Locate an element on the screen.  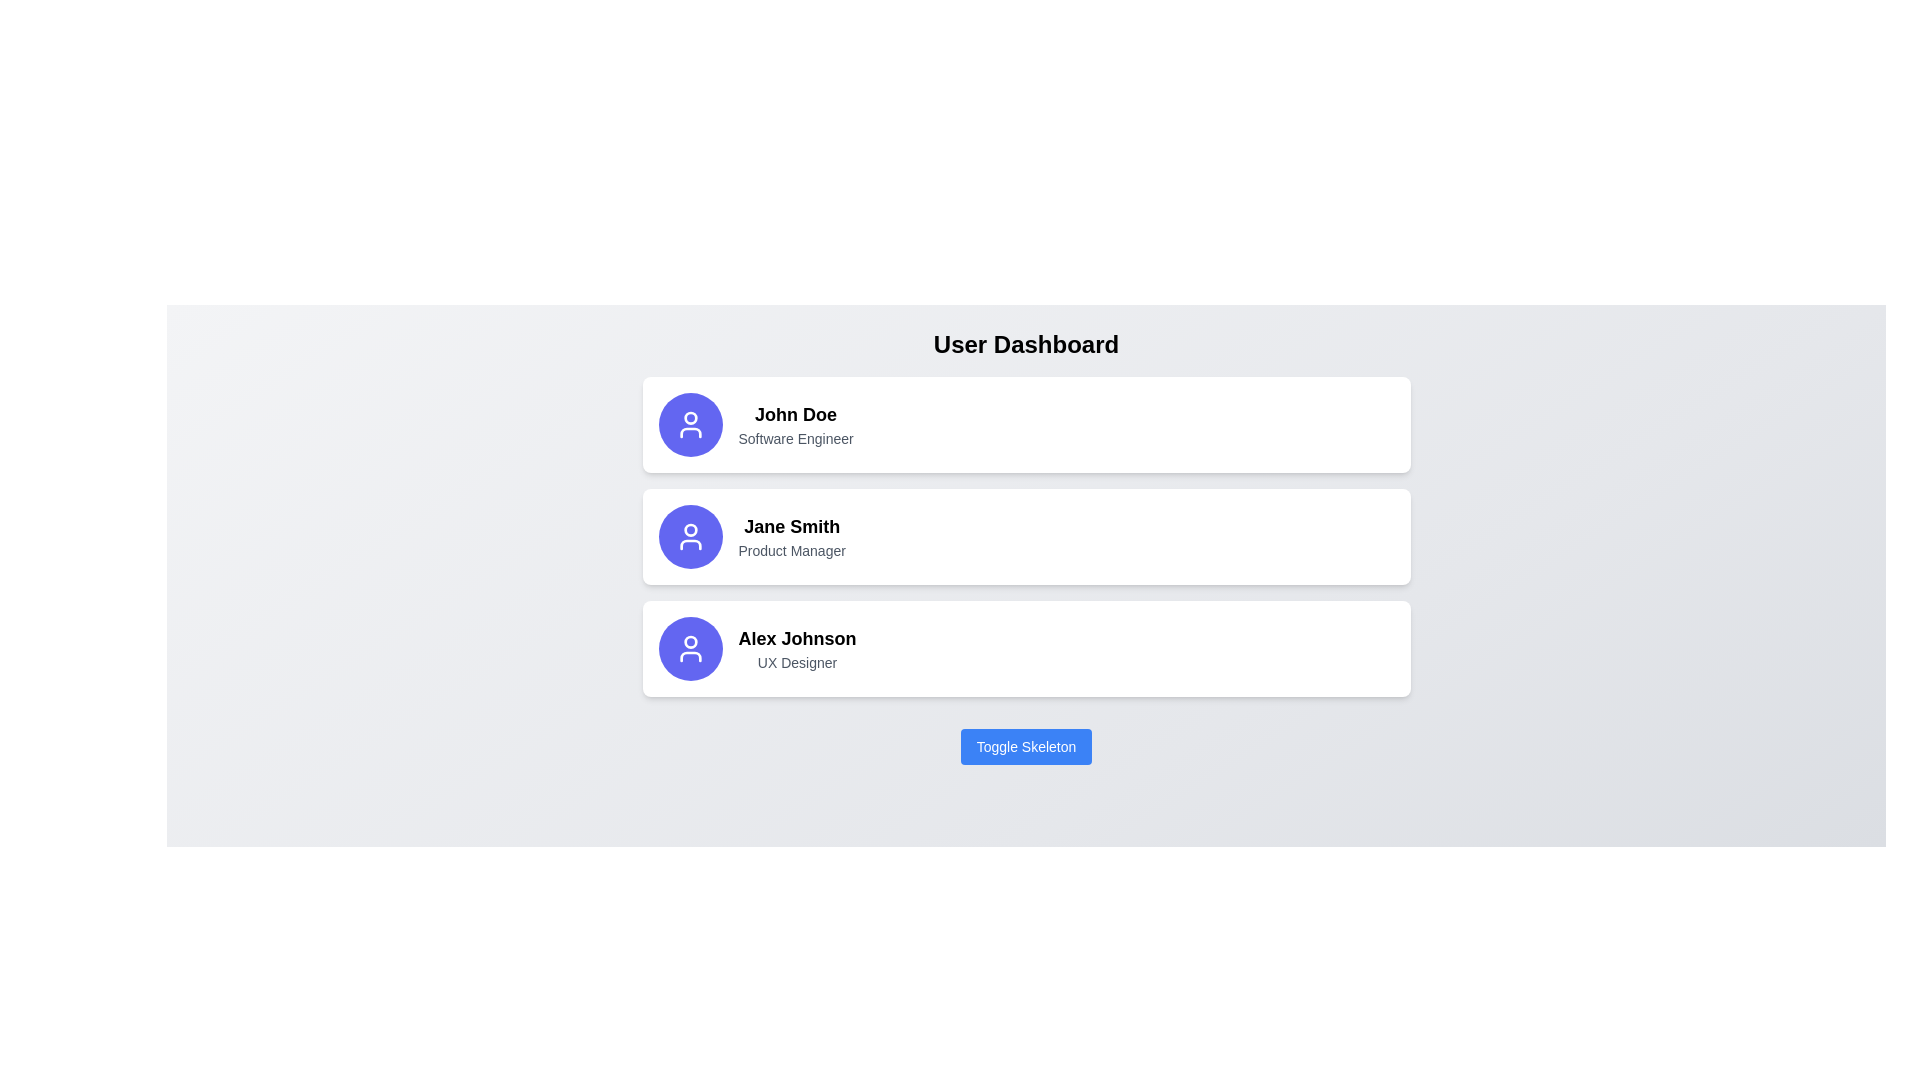
circular user avatar icon with a purple background and white outline representing Jane Smith, located in the middle card of the vertically stacked user profiles is located at coordinates (690, 535).